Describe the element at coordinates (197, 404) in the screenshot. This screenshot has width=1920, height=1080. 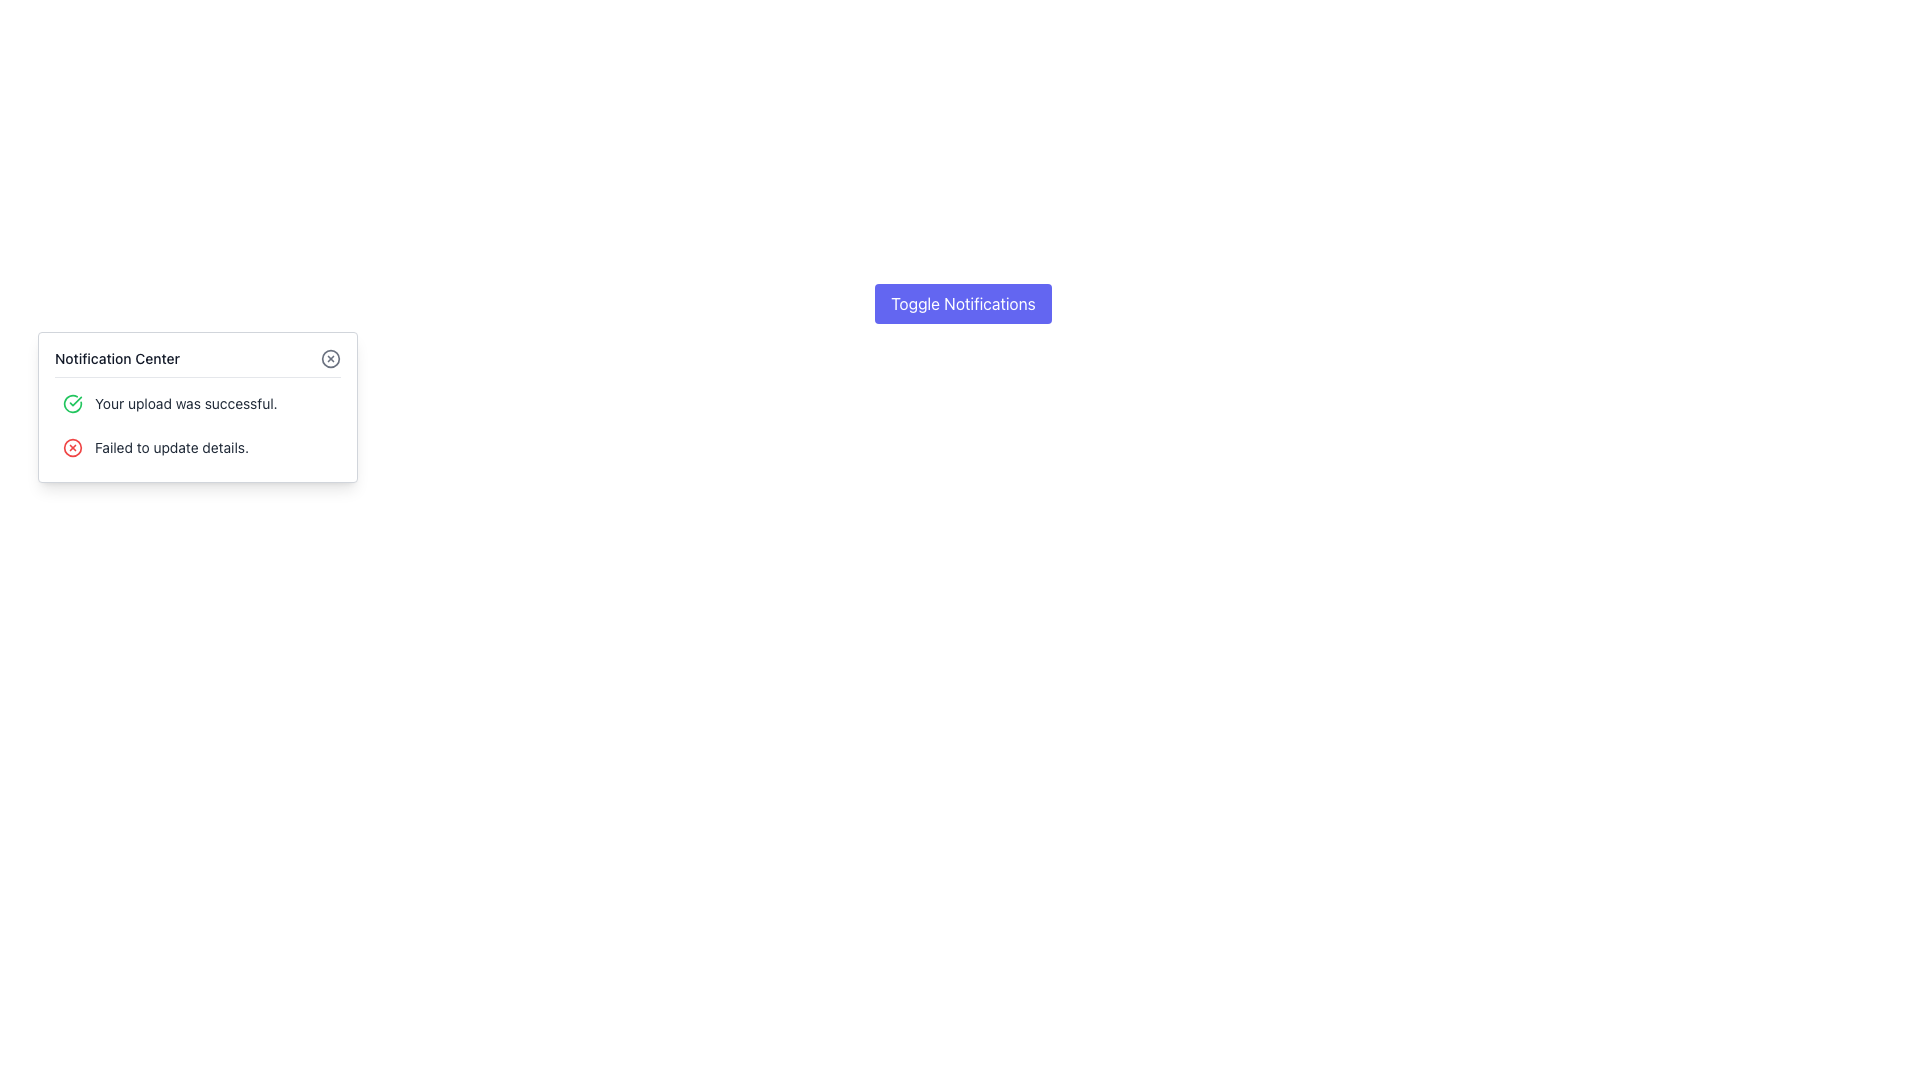
I see `the Notification Item indicating a successful upload operation, which is the first item in the vertical list of notifications in the notification center` at that location.